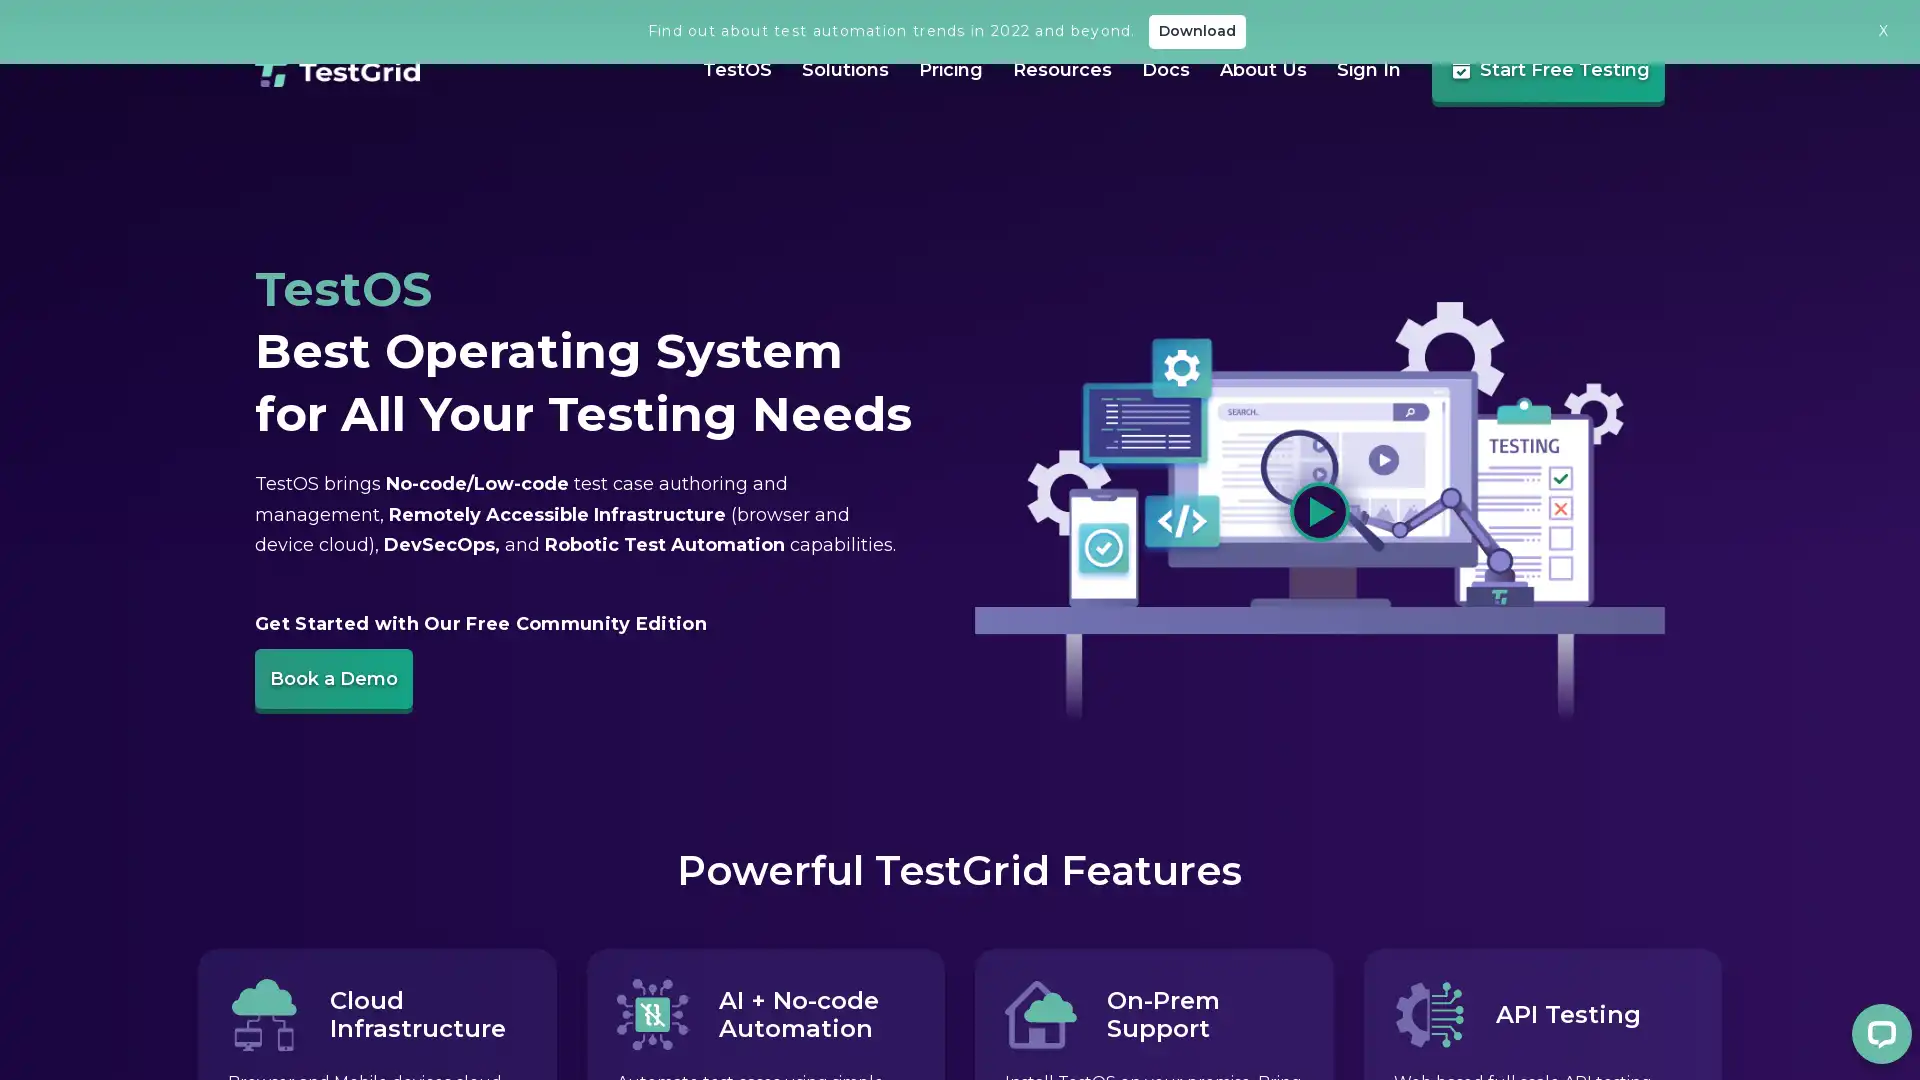 The height and width of the screenshot is (1080, 1920). What do you see at coordinates (825, 125) in the screenshot?
I see `Solutions` at bounding box center [825, 125].